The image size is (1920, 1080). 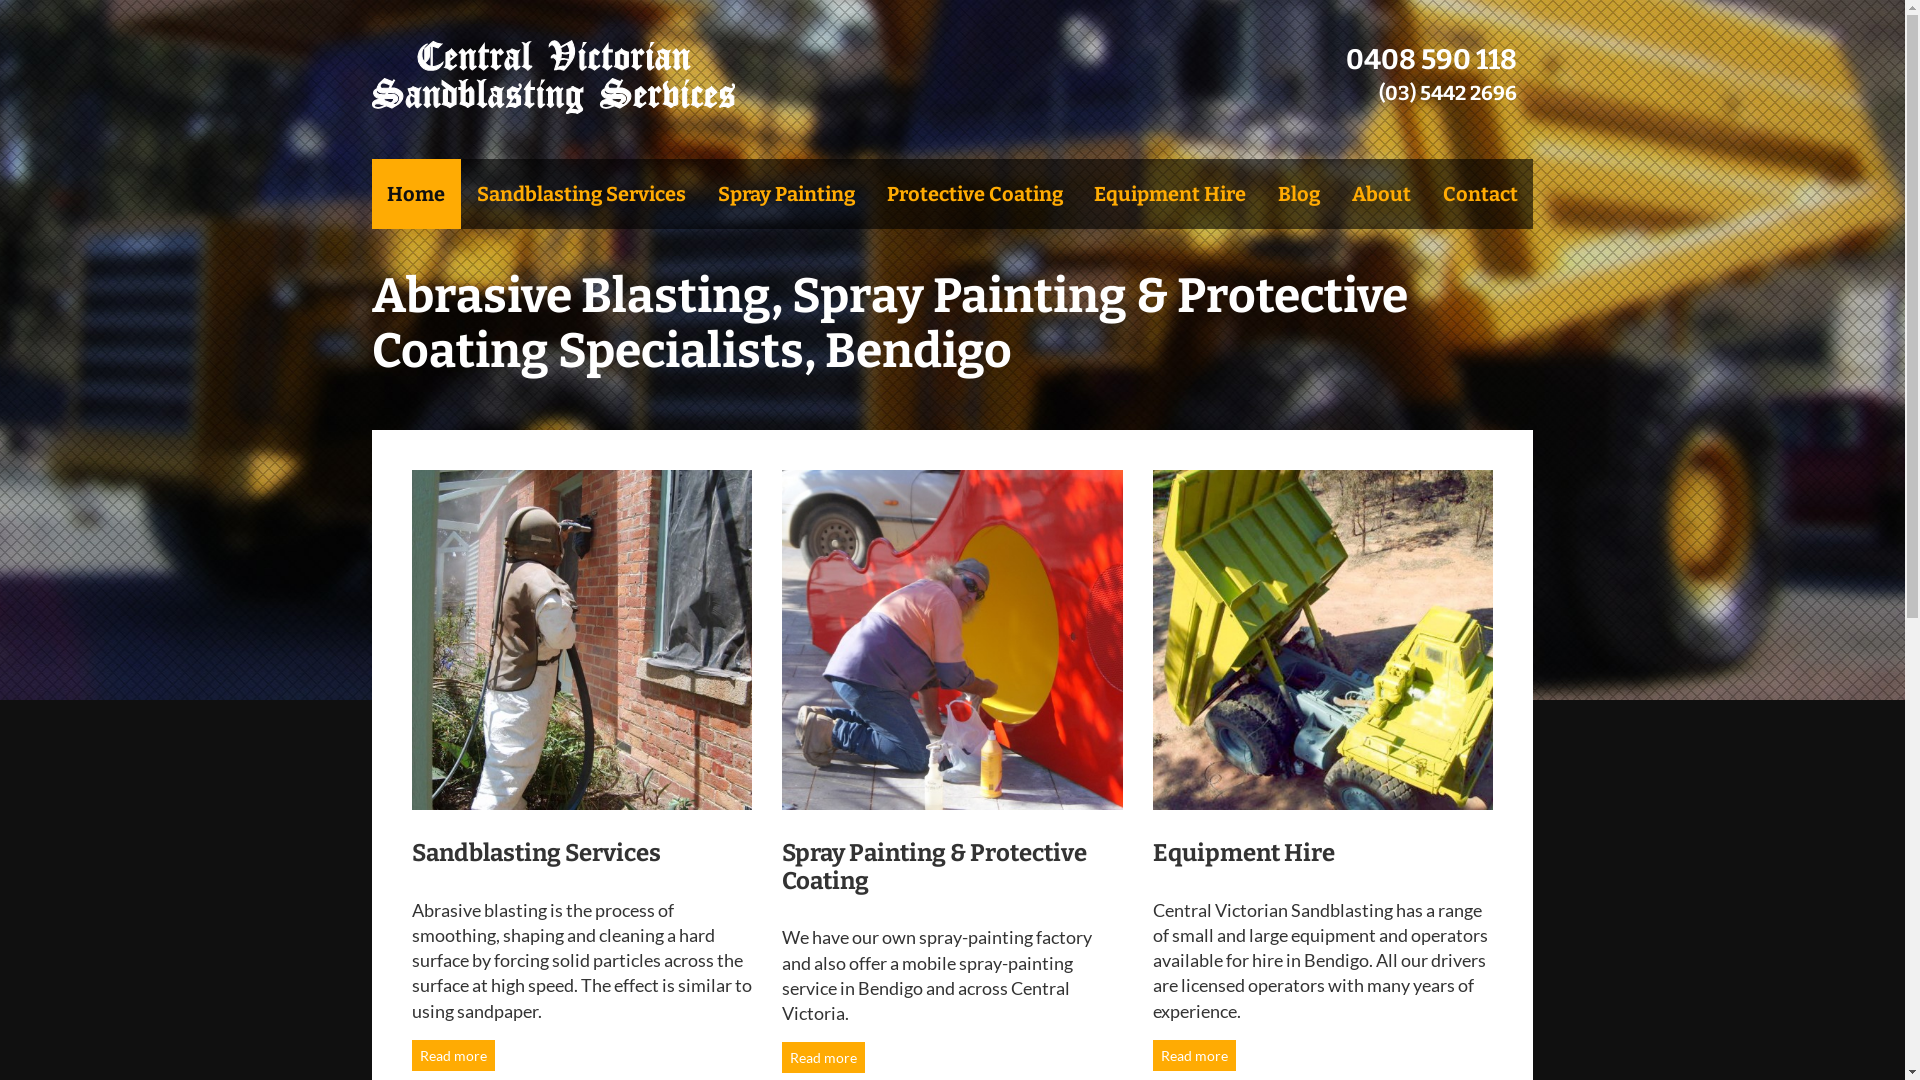 What do you see at coordinates (1380, 193) in the screenshot?
I see `'About'` at bounding box center [1380, 193].